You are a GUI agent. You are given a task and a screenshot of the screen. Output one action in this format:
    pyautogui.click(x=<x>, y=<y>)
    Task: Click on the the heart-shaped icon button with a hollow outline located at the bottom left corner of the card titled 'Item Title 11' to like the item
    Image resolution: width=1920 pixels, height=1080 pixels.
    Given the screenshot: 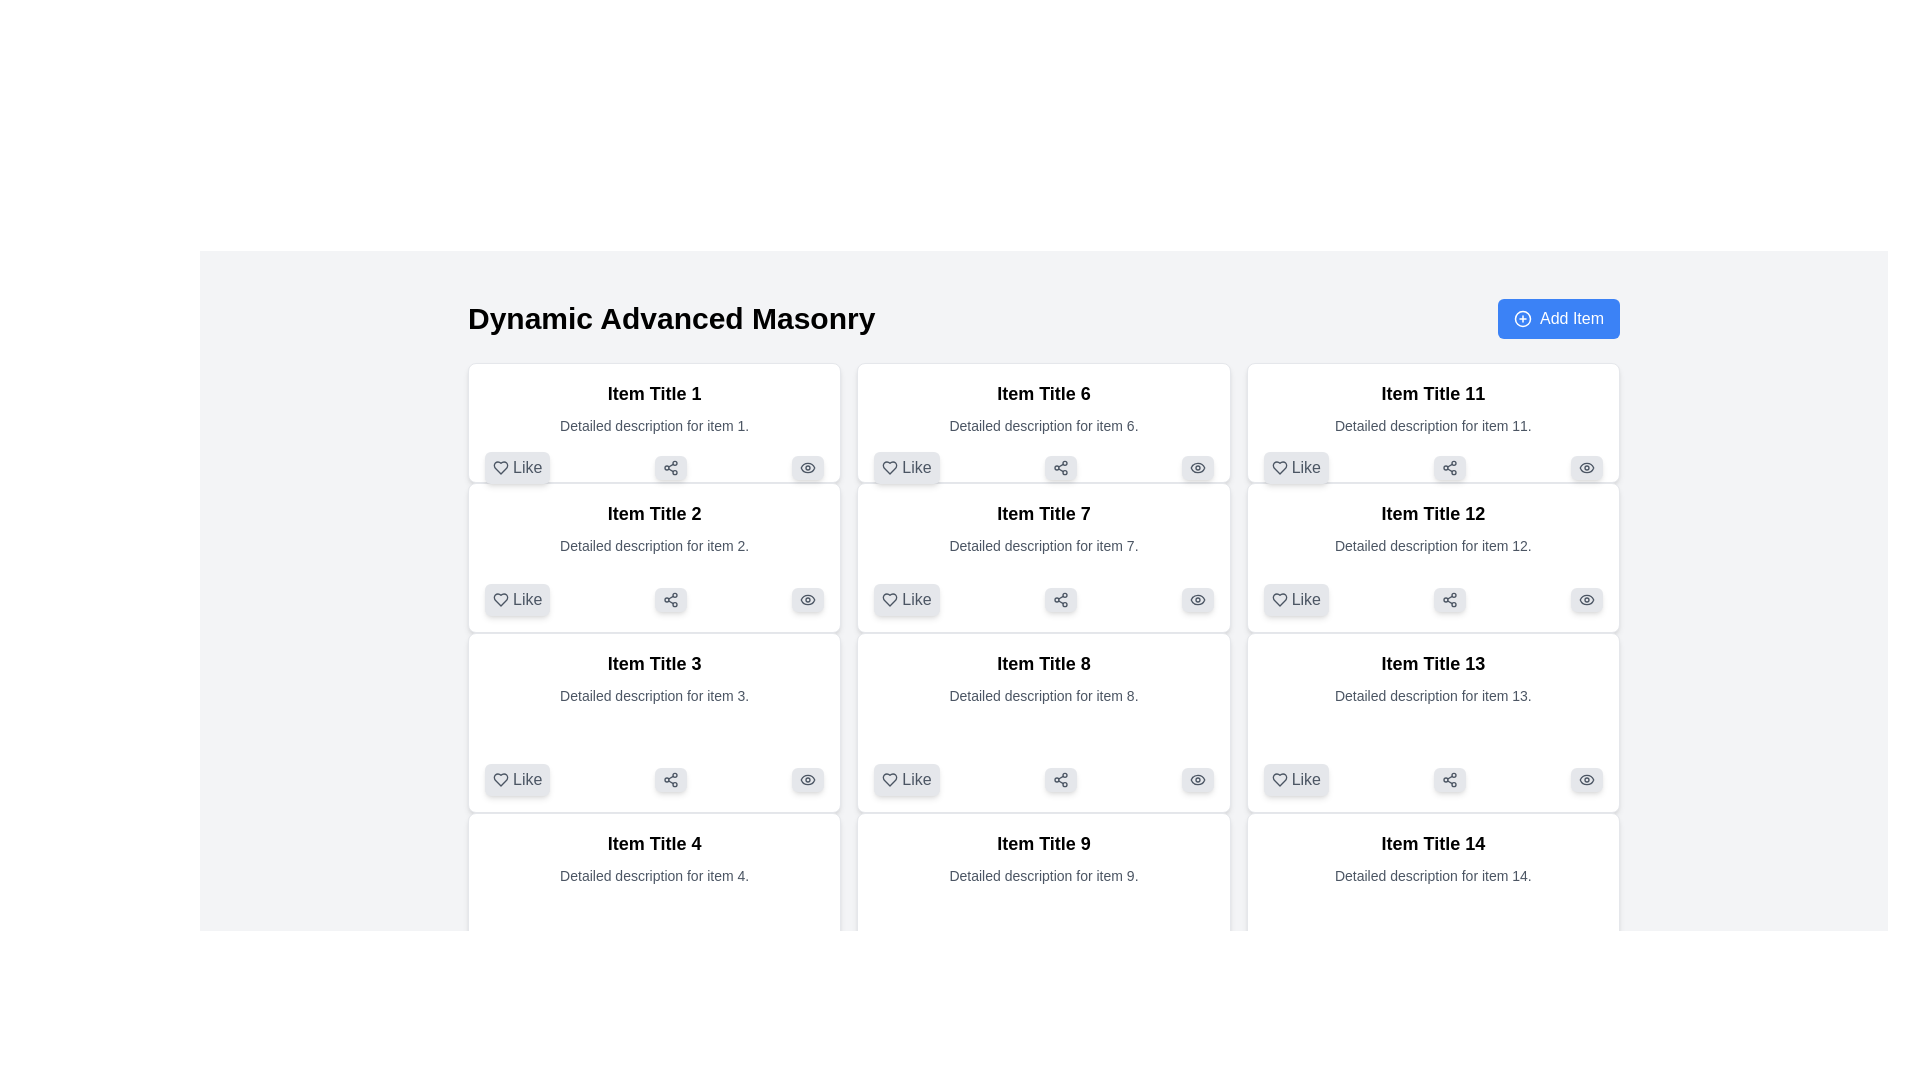 What is the action you would take?
    pyautogui.click(x=1278, y=467)
    